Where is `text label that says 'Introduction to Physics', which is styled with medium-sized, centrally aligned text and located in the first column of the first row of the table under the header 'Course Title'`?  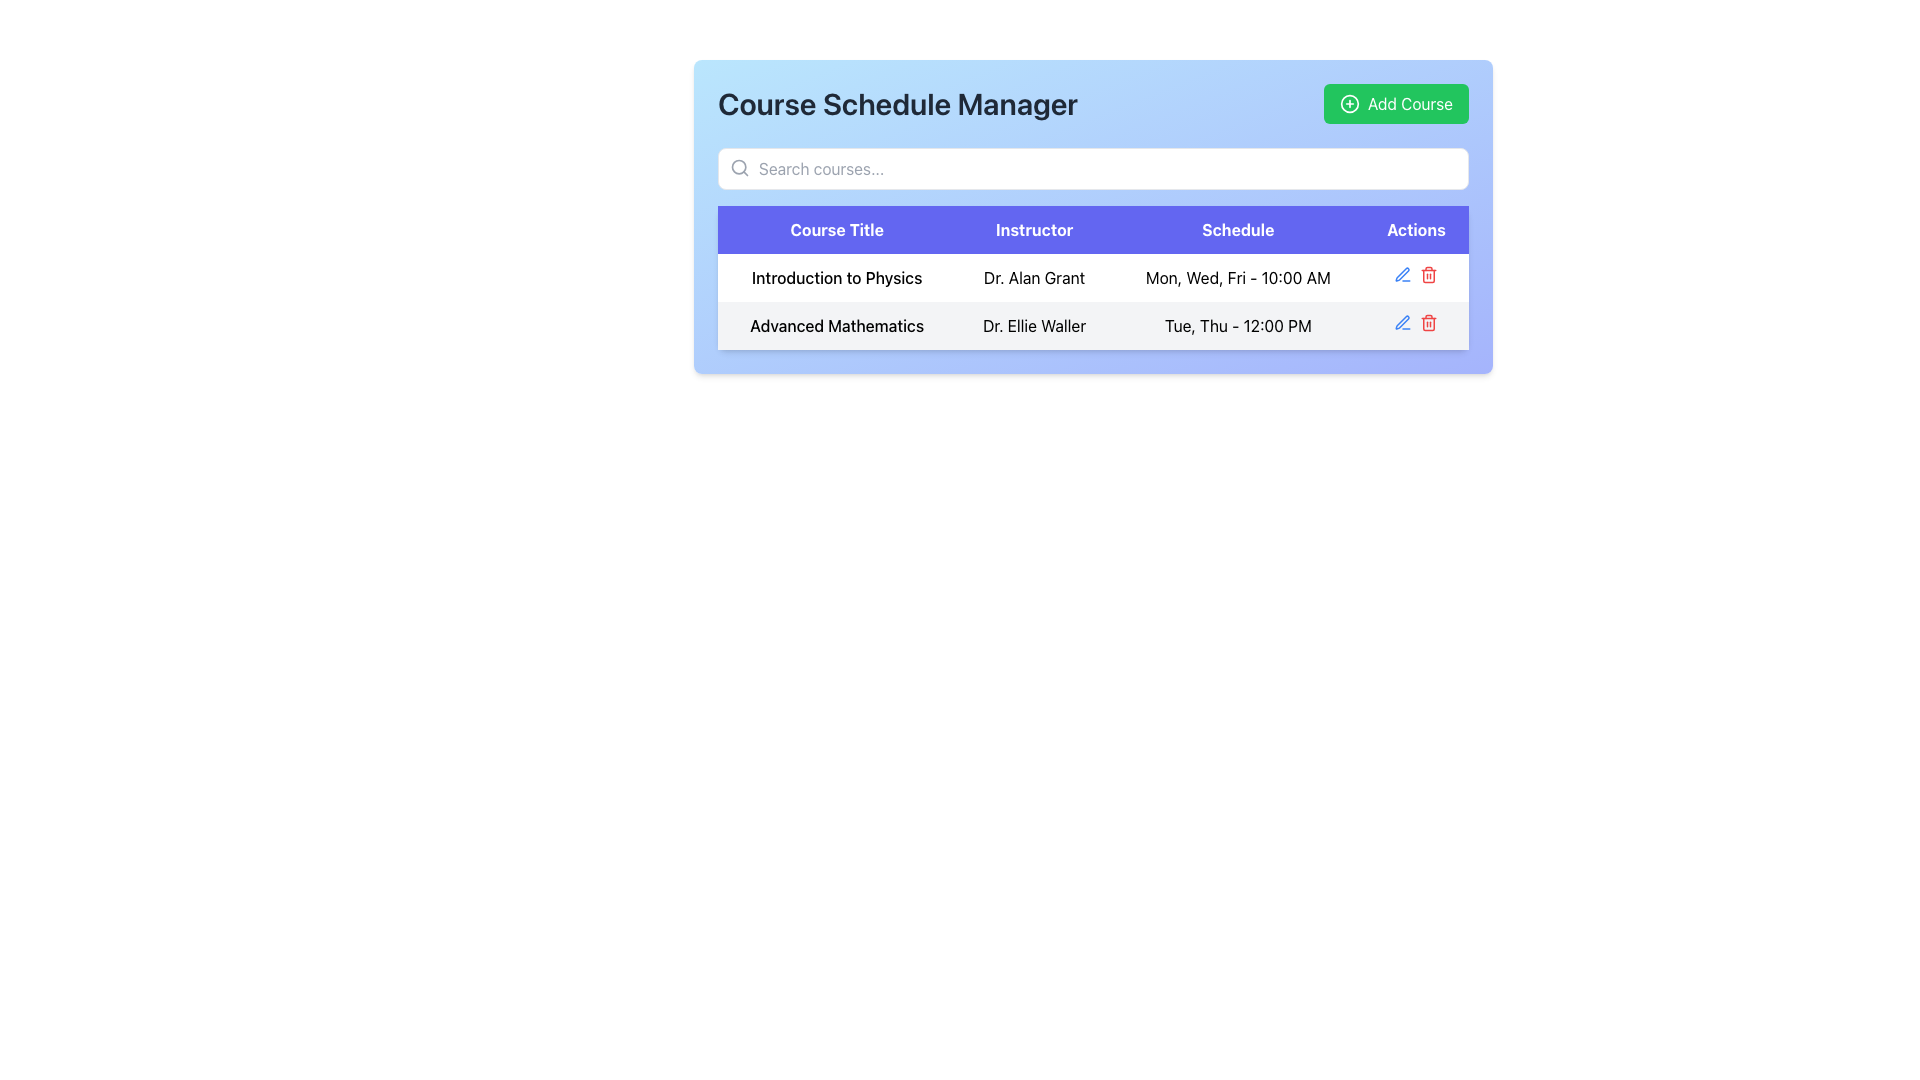 text label that says 'Introduction to Physics', which is styled with medium-sized, centrally aligned text and located in the first column of the first row of the table under the header 'Course Title' is located at coordinates (837, 277).